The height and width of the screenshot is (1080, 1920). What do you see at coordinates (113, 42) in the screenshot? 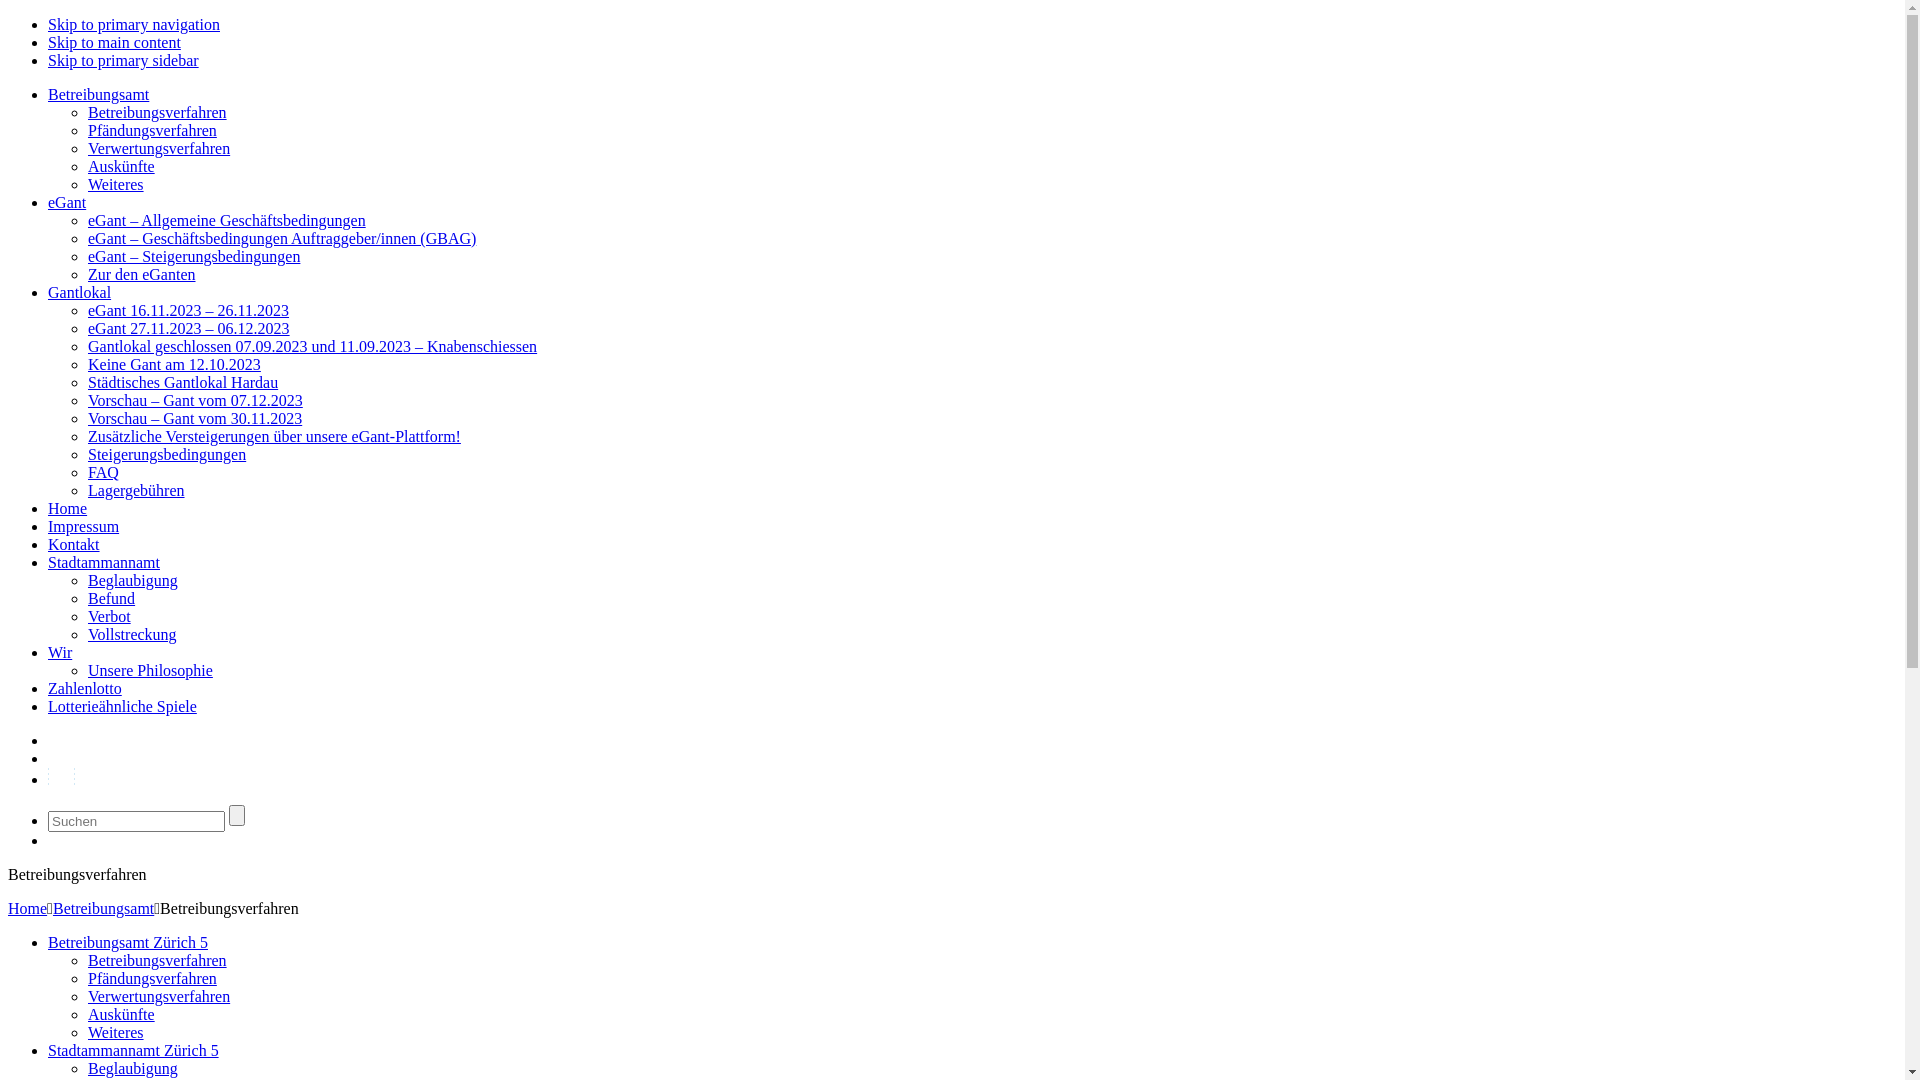
I see `'Skip to main content'` at bounding box center [113, 42].